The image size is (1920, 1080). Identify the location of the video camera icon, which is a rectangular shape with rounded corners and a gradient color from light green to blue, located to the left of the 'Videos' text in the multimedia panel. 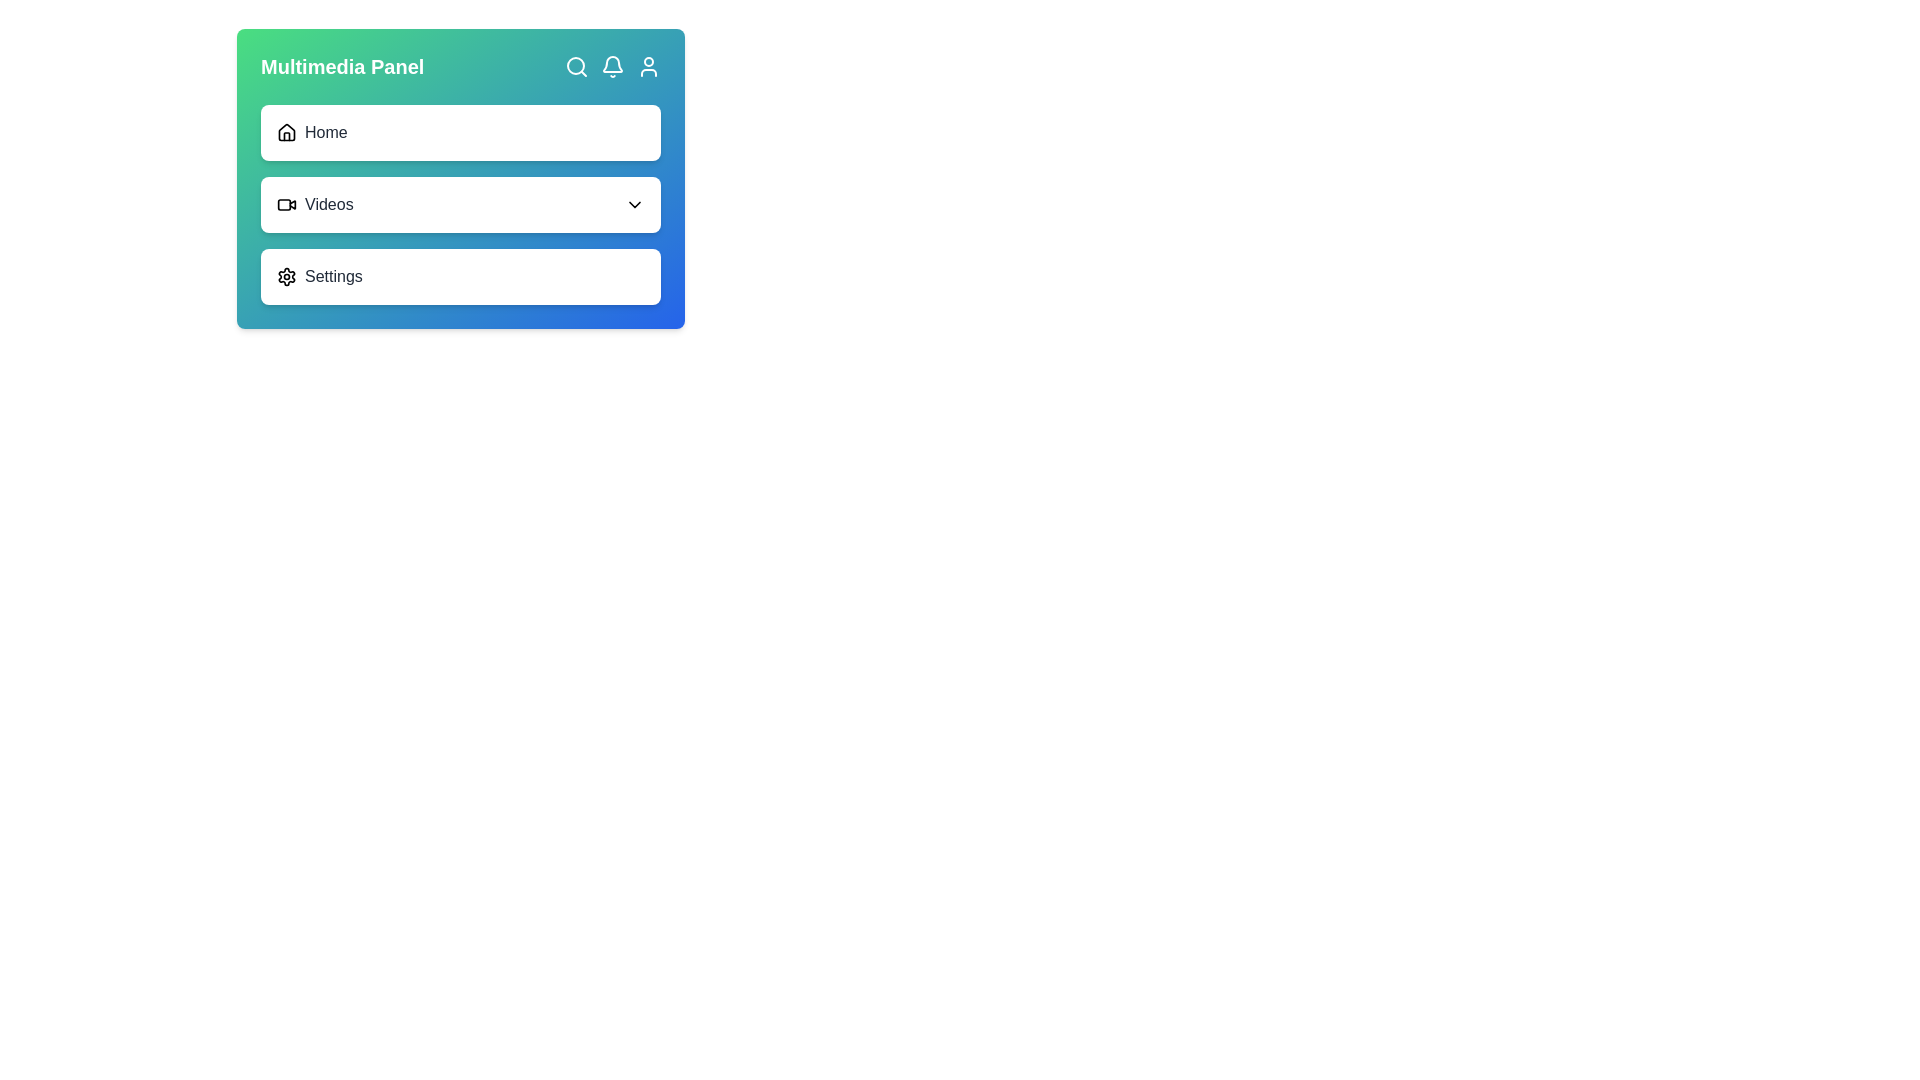
(283, 204).